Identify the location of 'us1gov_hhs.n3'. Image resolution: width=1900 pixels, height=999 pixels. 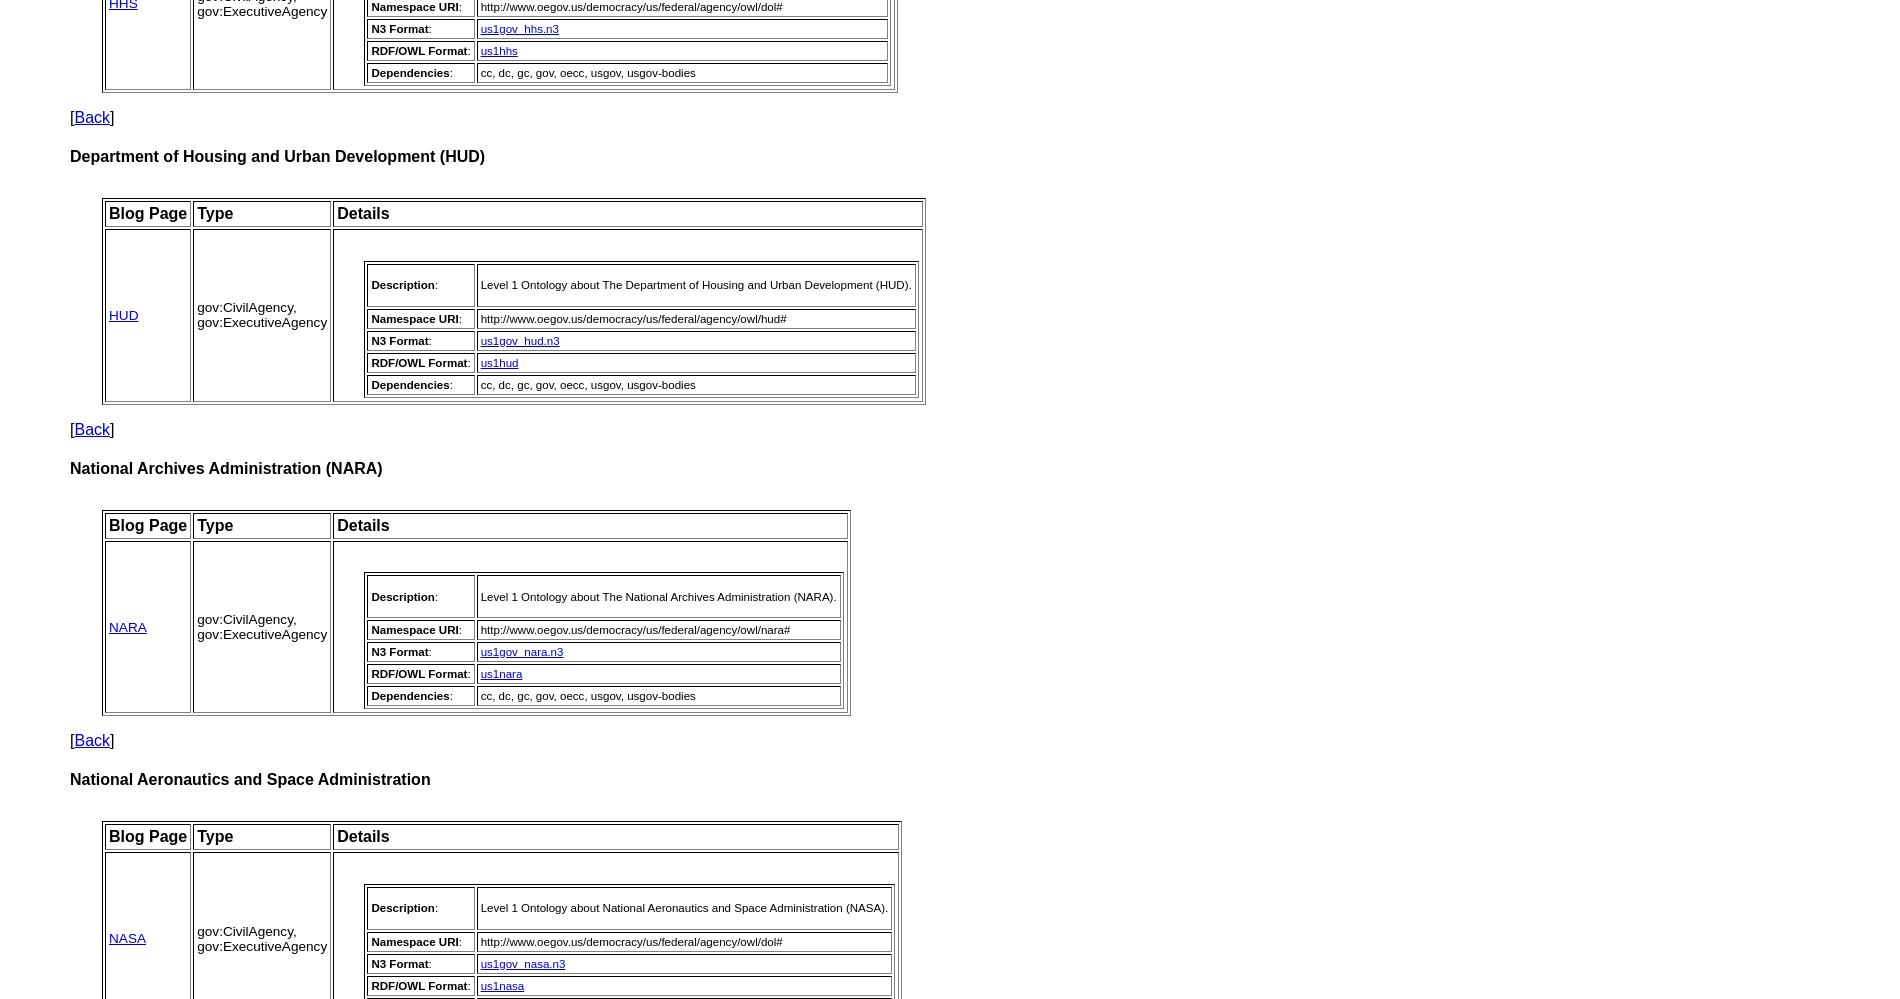
(519, 28).